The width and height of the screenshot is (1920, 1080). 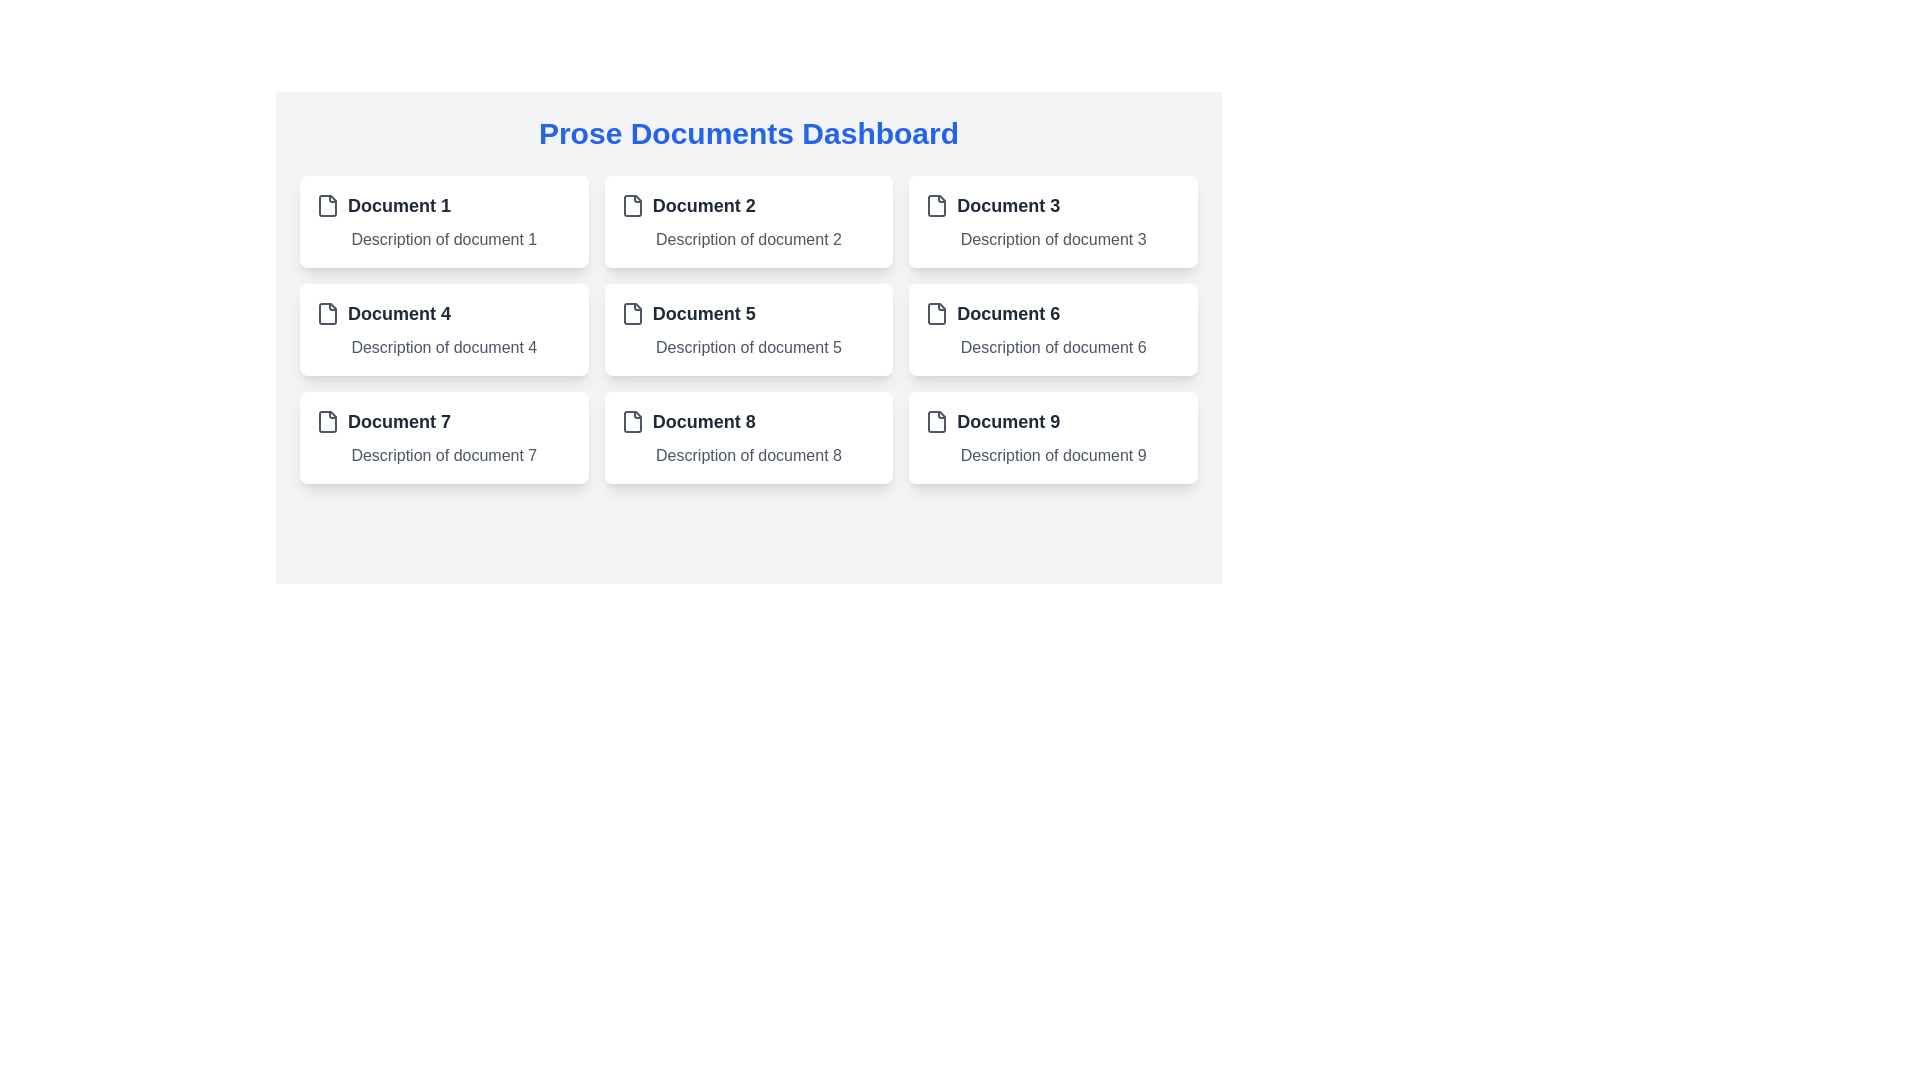 I want to click on the bold text label 'Document 2' which is accompanied by a small document icon, to associate with the document representation, so click(x=747, y=205).